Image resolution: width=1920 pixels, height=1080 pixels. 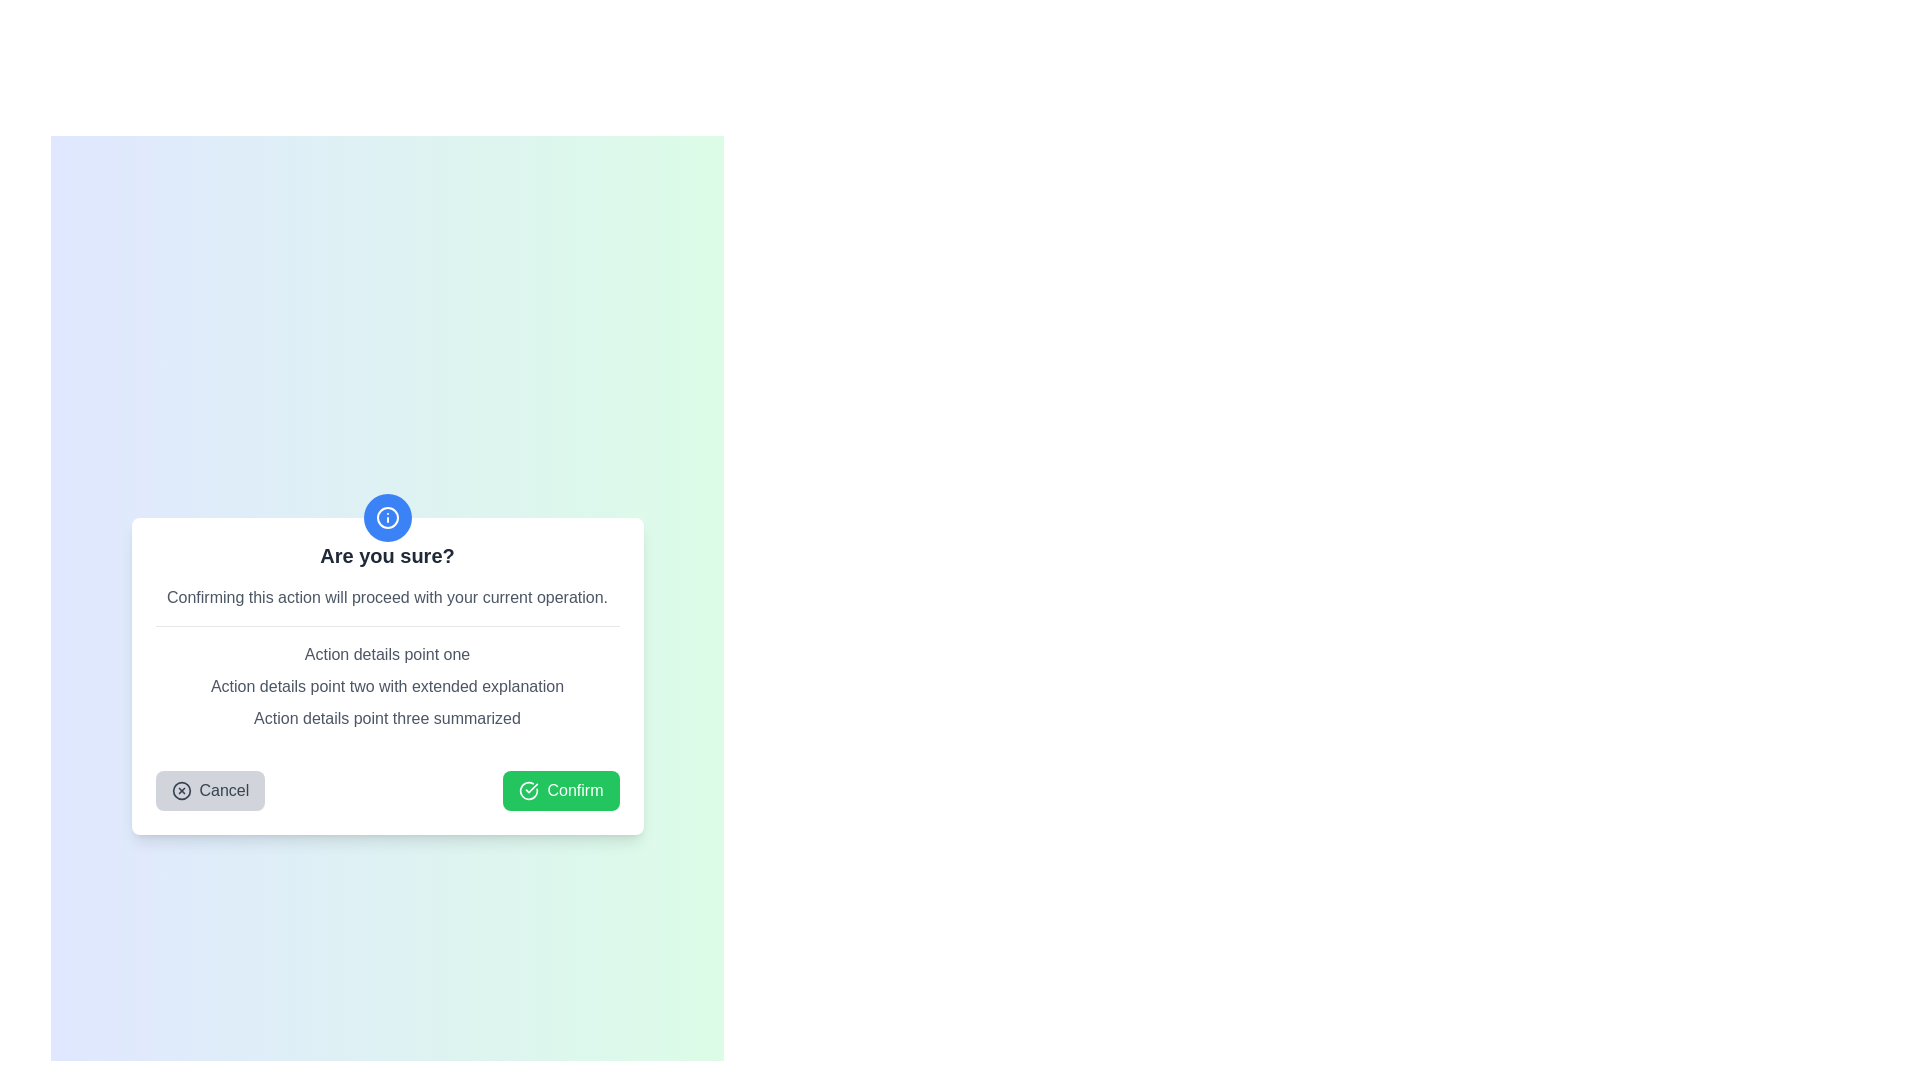 What do you see at coordinates (210, 789) in the screenshot?
I see `the 'Cancel' button located in the bottom-left corner of the dialog box, which features a light gray background and an 'X' icon to the left of the text 'Cancel'` at bounding box center [210, 789].